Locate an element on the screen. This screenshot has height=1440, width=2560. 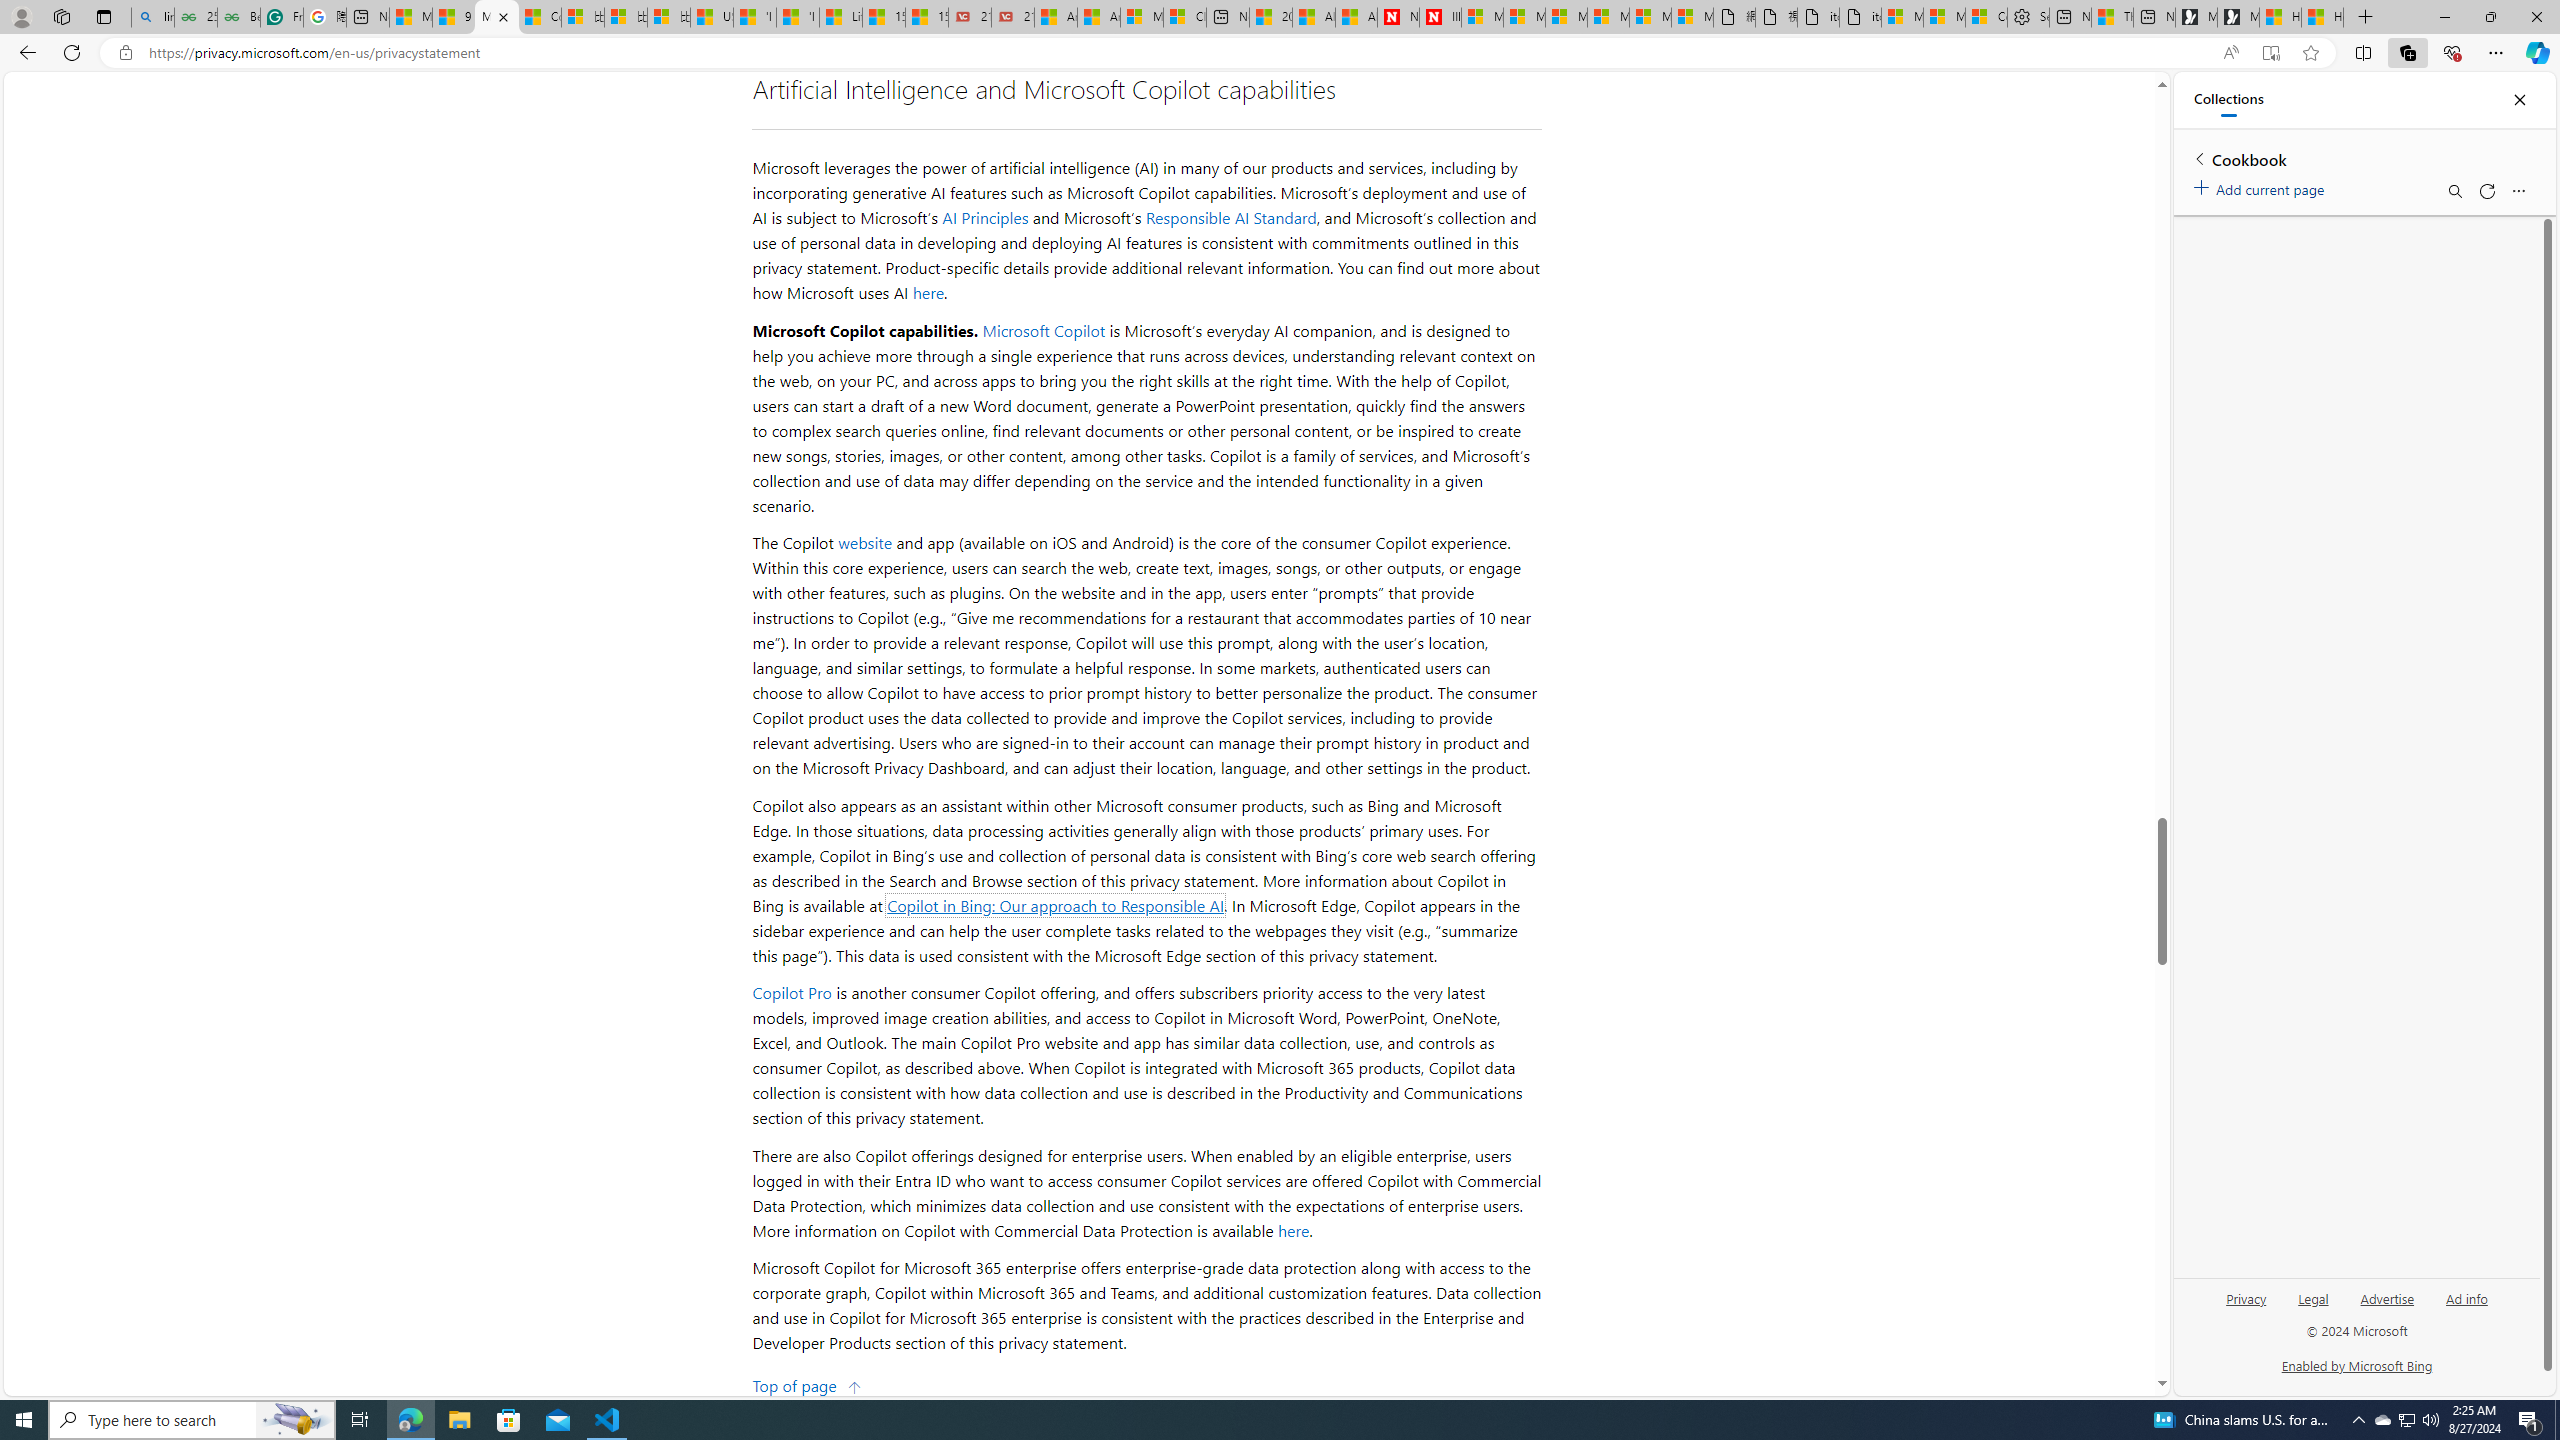
'website' is located at coordinates (864, 541).